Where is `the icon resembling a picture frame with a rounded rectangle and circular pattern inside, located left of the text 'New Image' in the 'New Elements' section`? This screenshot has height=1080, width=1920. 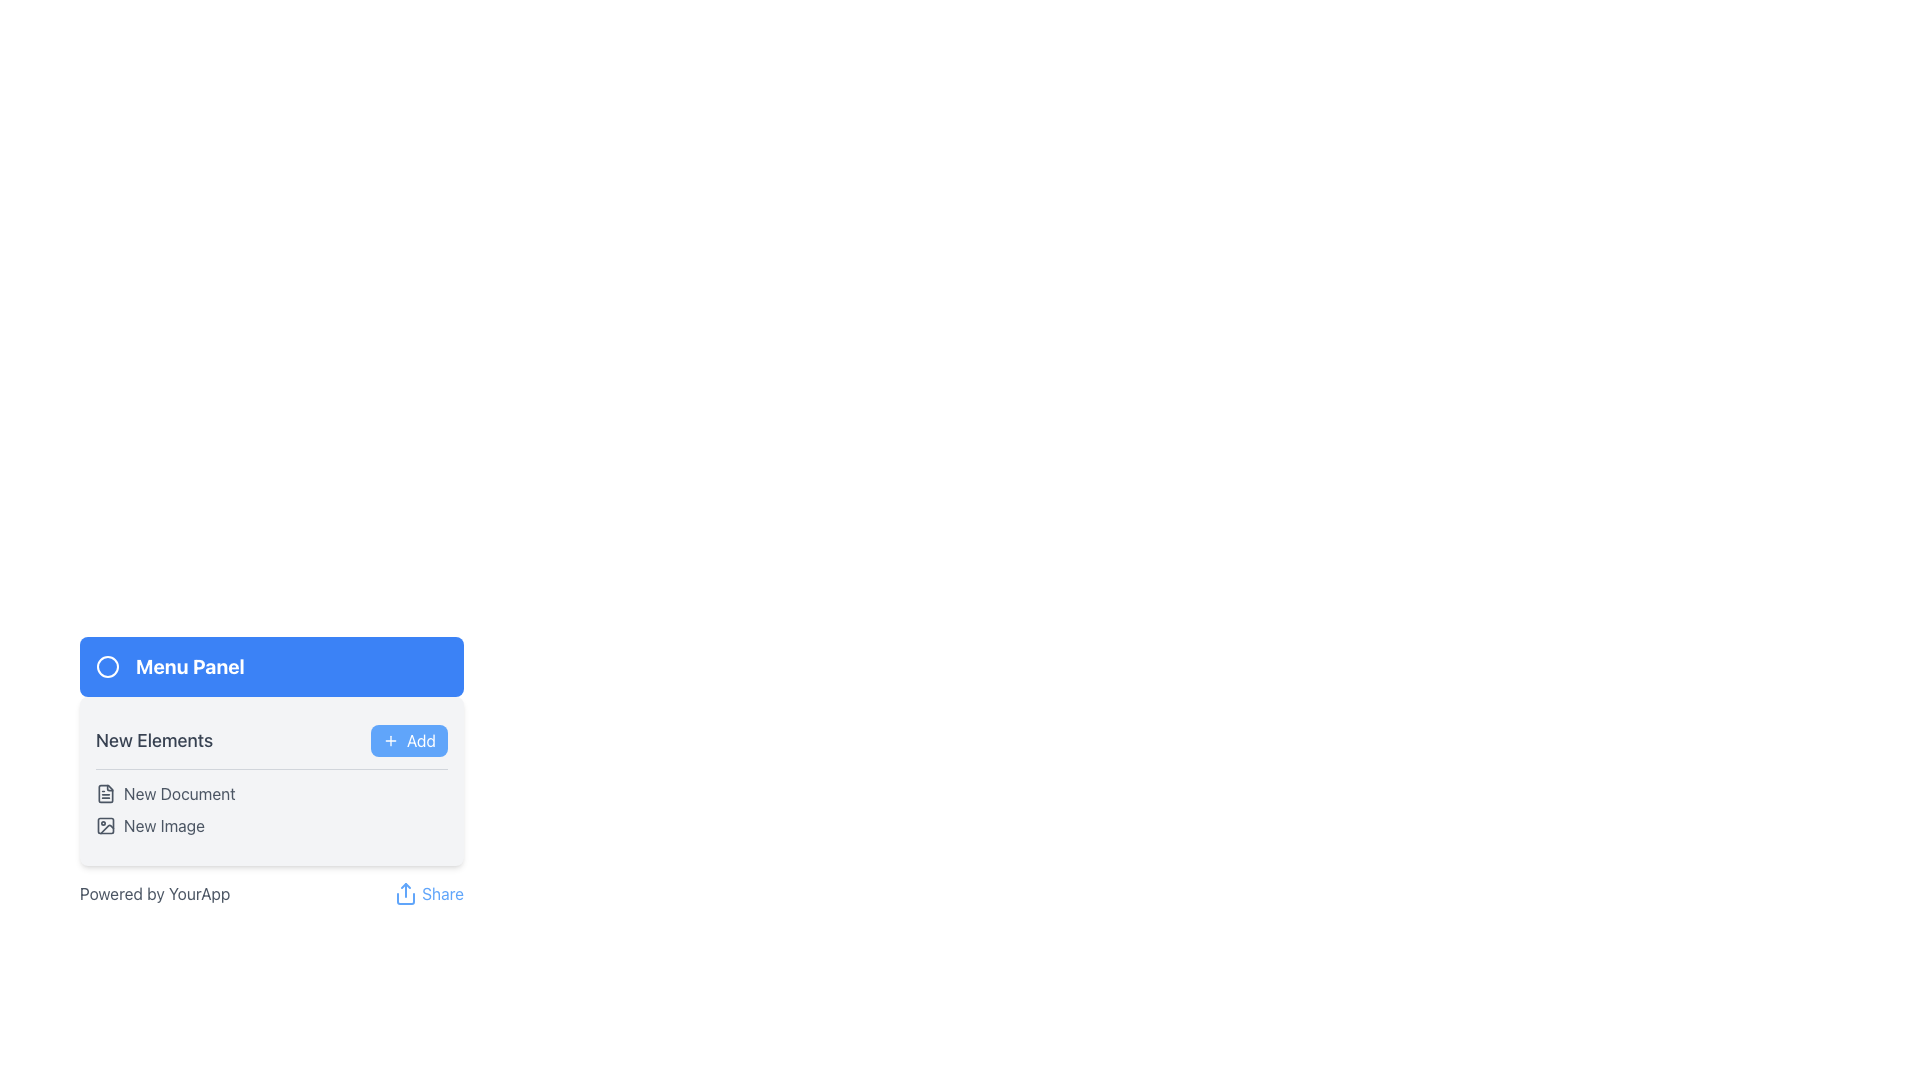 the icon resembling a picture frame with a rounded rectangle and circular pattern inside, located left of the text 'New Image' in the 'New Elements' section is located at coordinates (104, 825).